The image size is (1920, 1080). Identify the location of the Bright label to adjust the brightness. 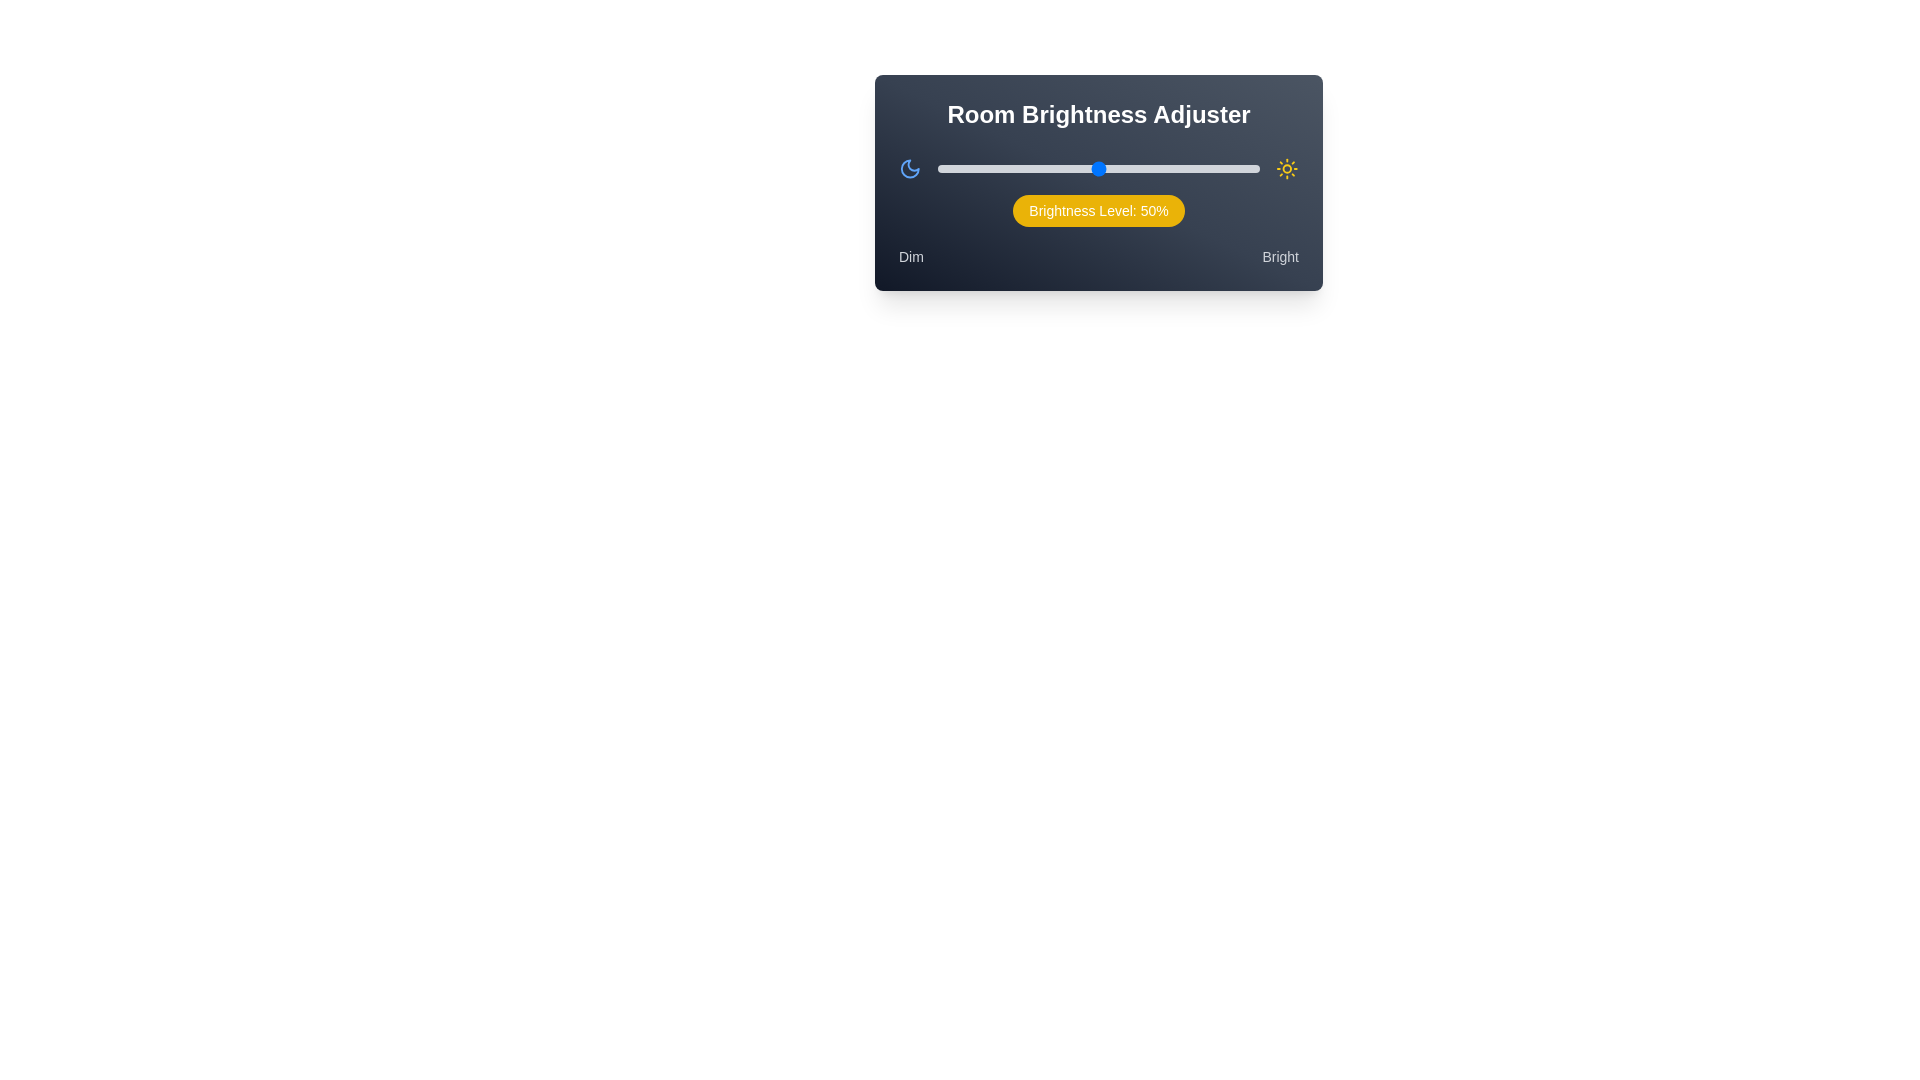
(1280, 256).